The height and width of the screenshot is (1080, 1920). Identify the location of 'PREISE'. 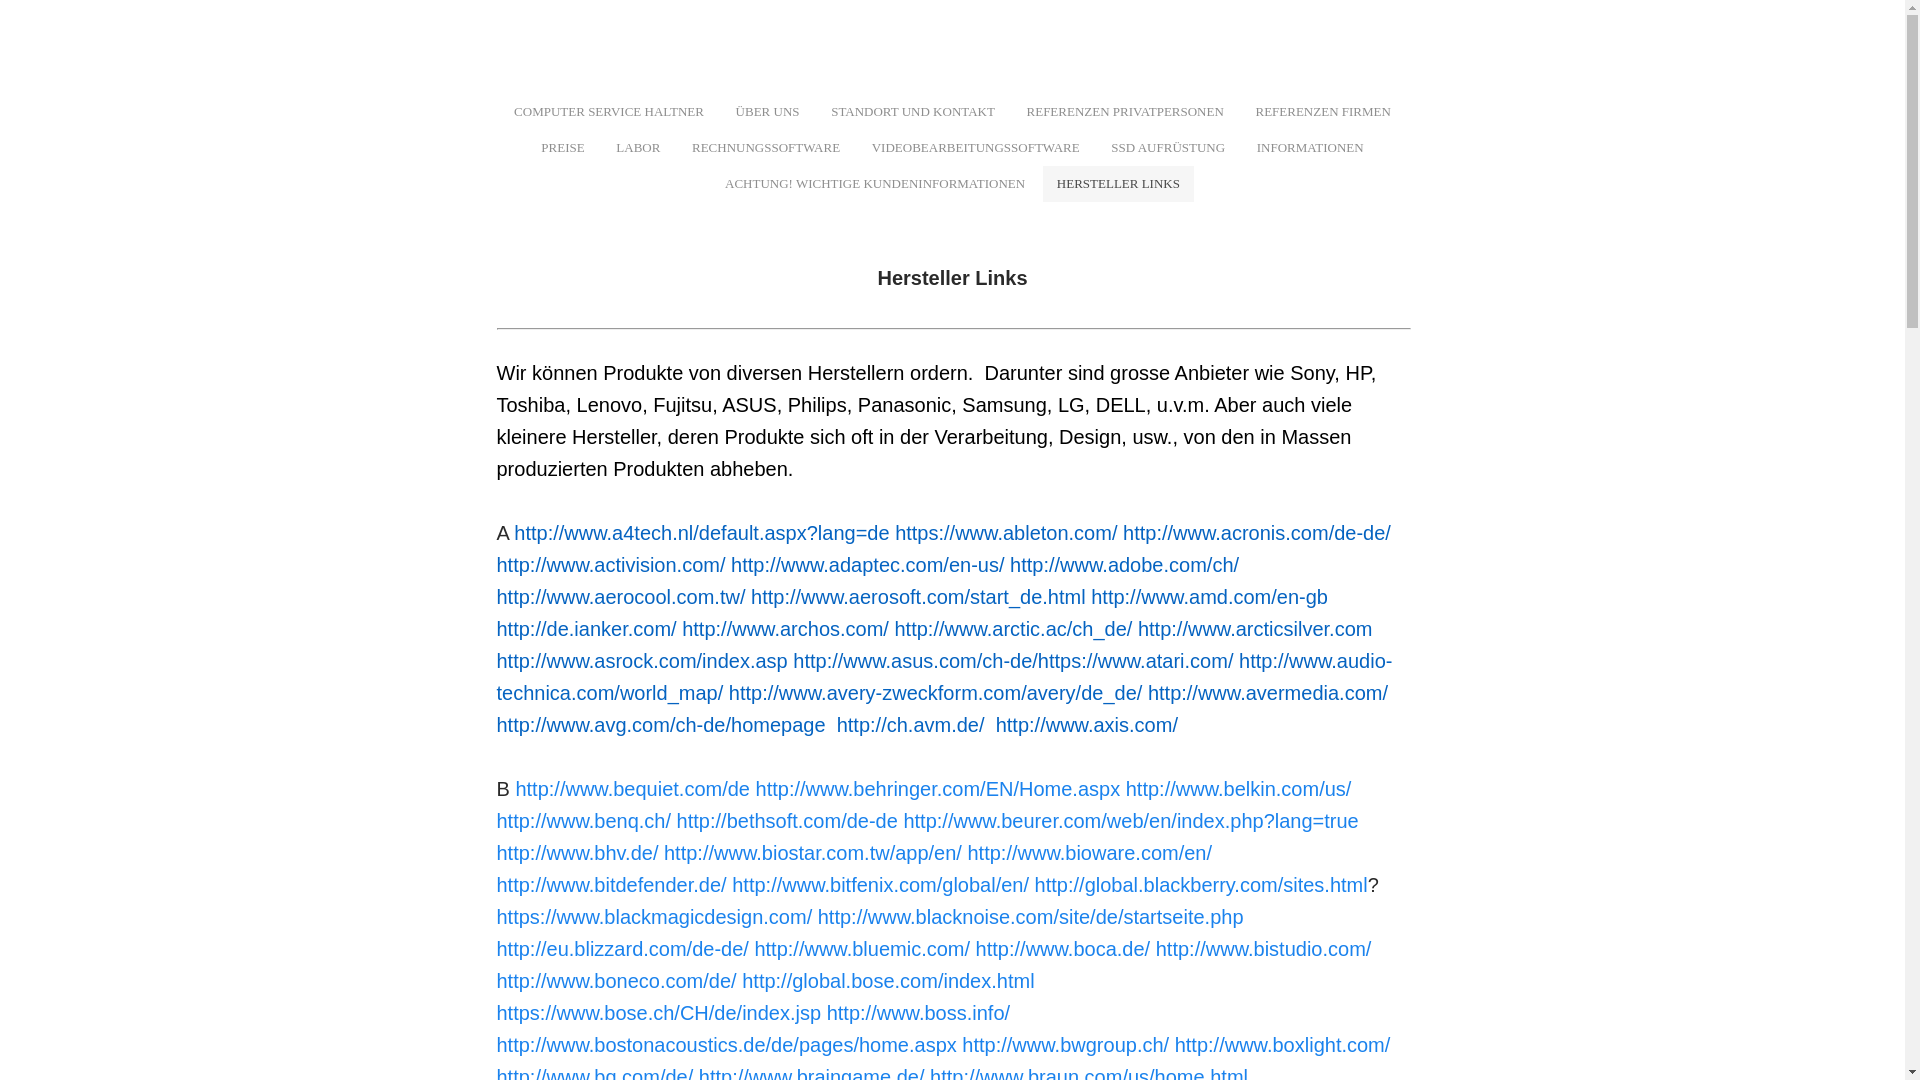
(561, 146).